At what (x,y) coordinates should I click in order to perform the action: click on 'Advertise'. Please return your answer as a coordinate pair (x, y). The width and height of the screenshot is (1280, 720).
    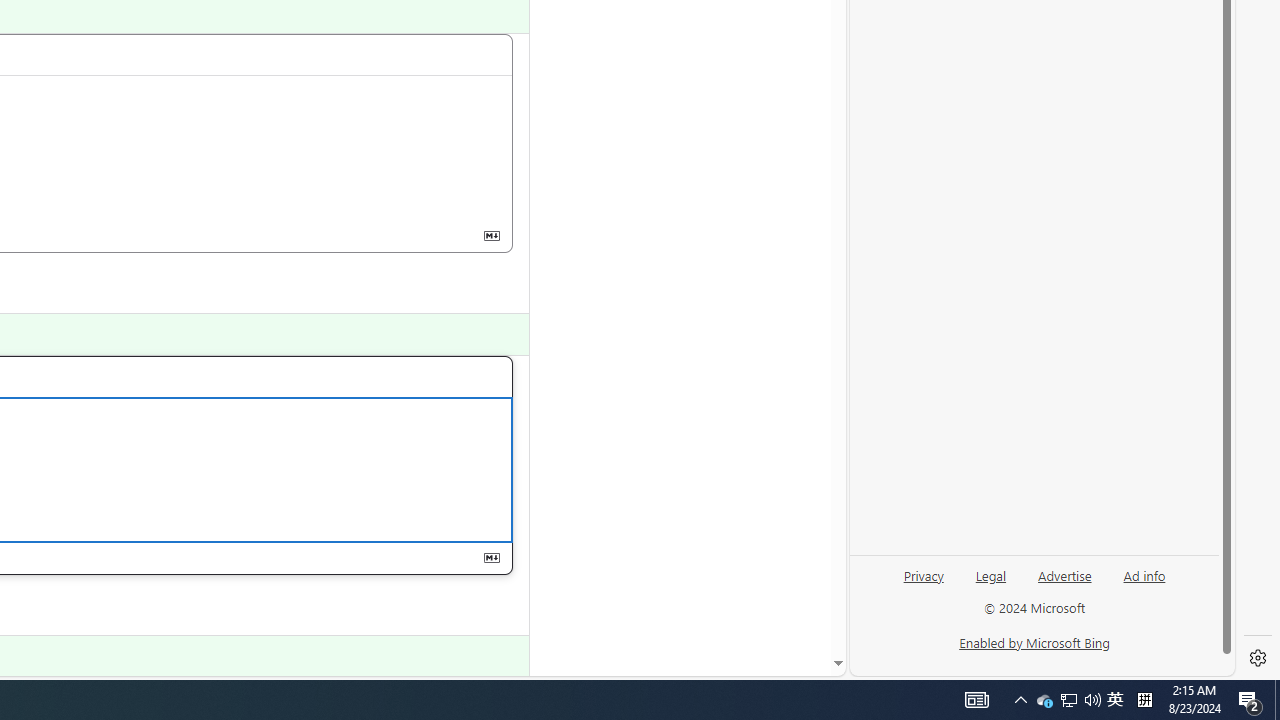
    Looking at the image, I should click on (1063, 583).